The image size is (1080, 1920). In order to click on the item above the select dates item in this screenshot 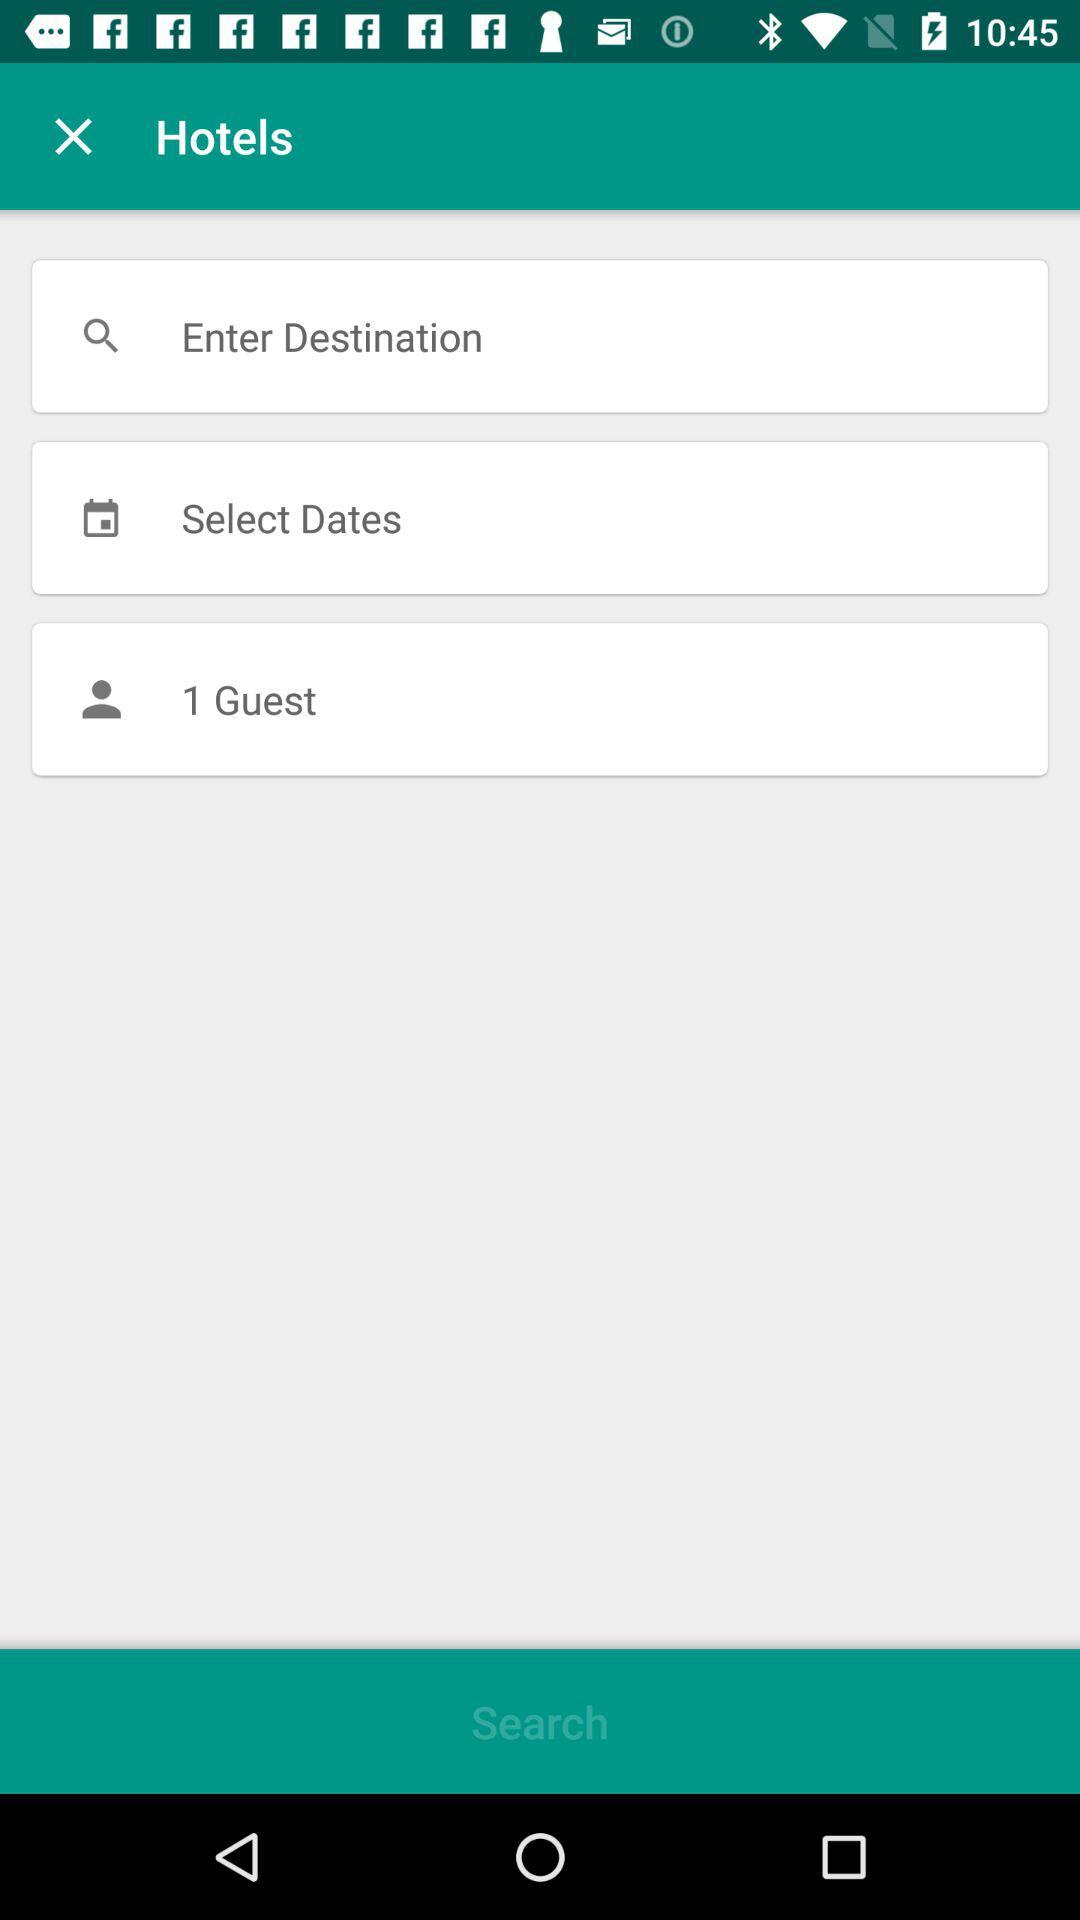, I will do `click(540, 336)`.